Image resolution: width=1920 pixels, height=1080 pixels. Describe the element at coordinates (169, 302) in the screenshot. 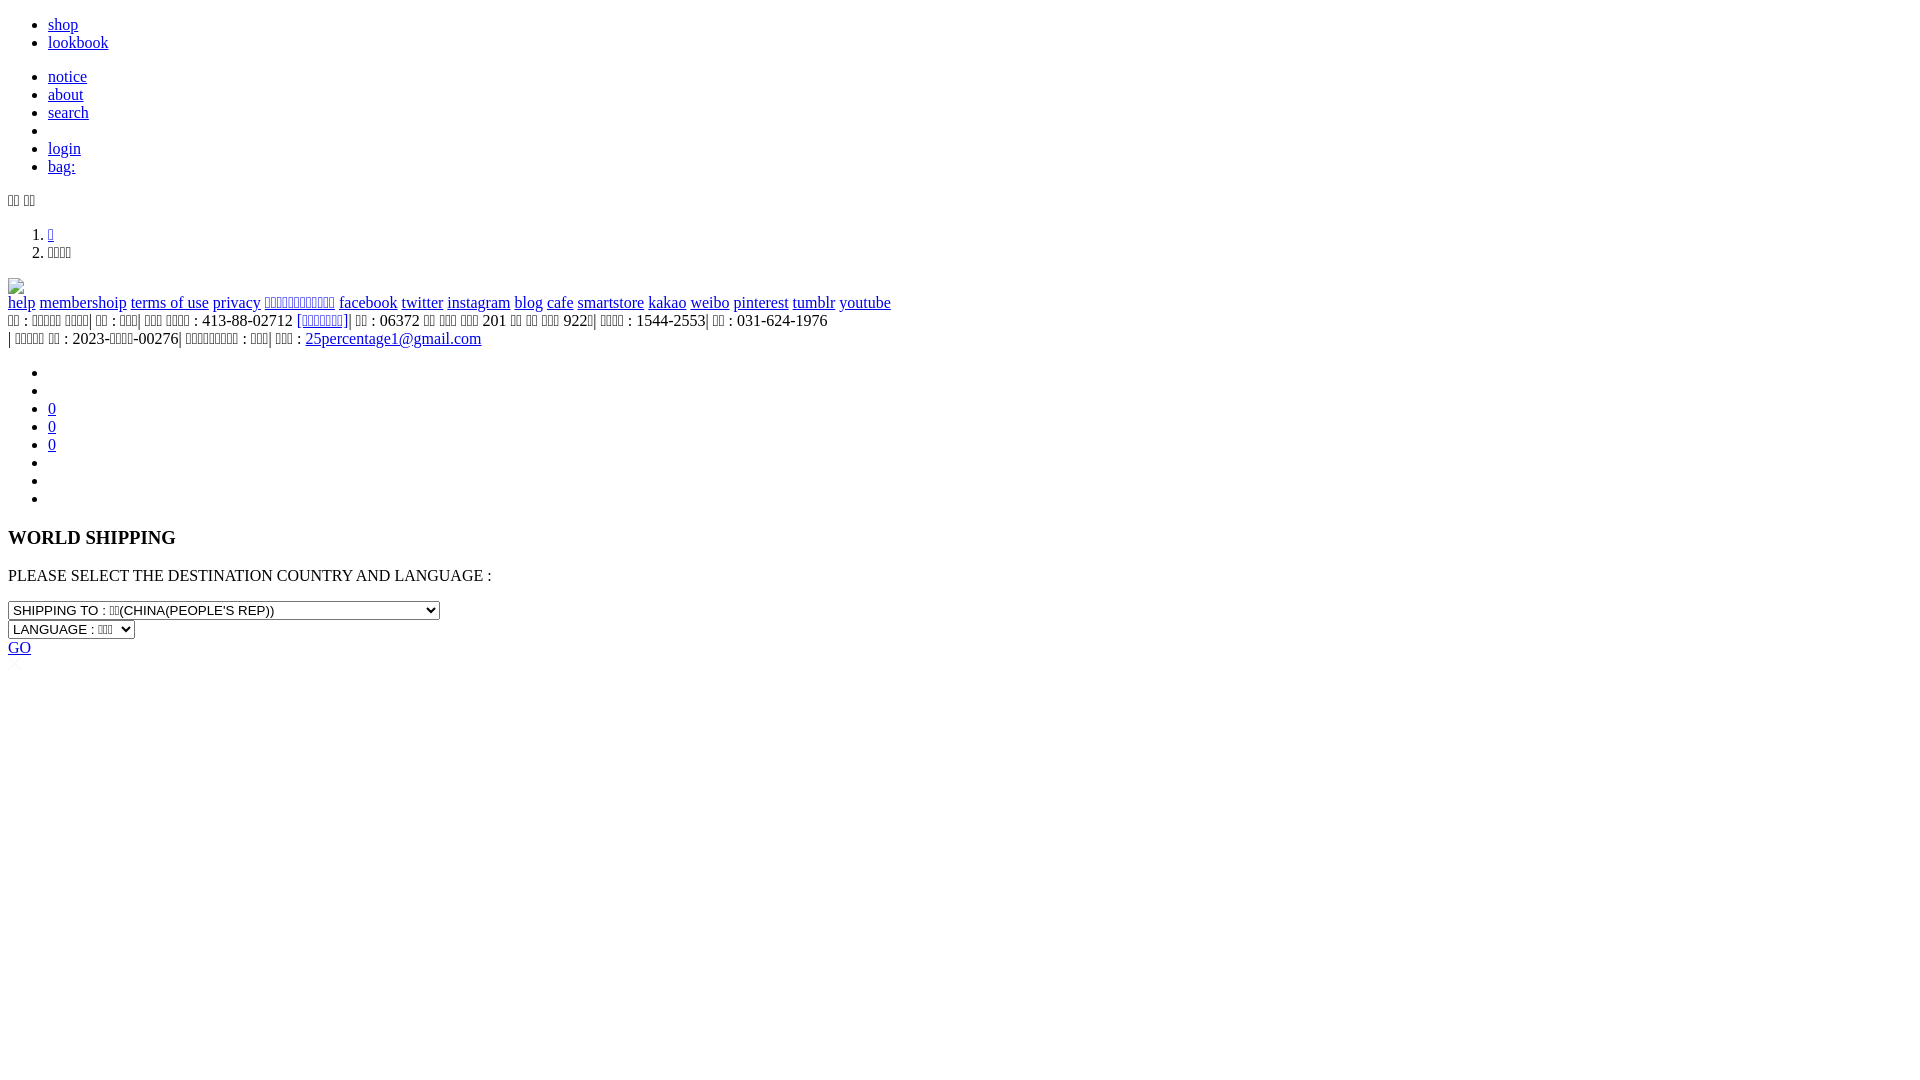

I see `'terms of use'` at that location.